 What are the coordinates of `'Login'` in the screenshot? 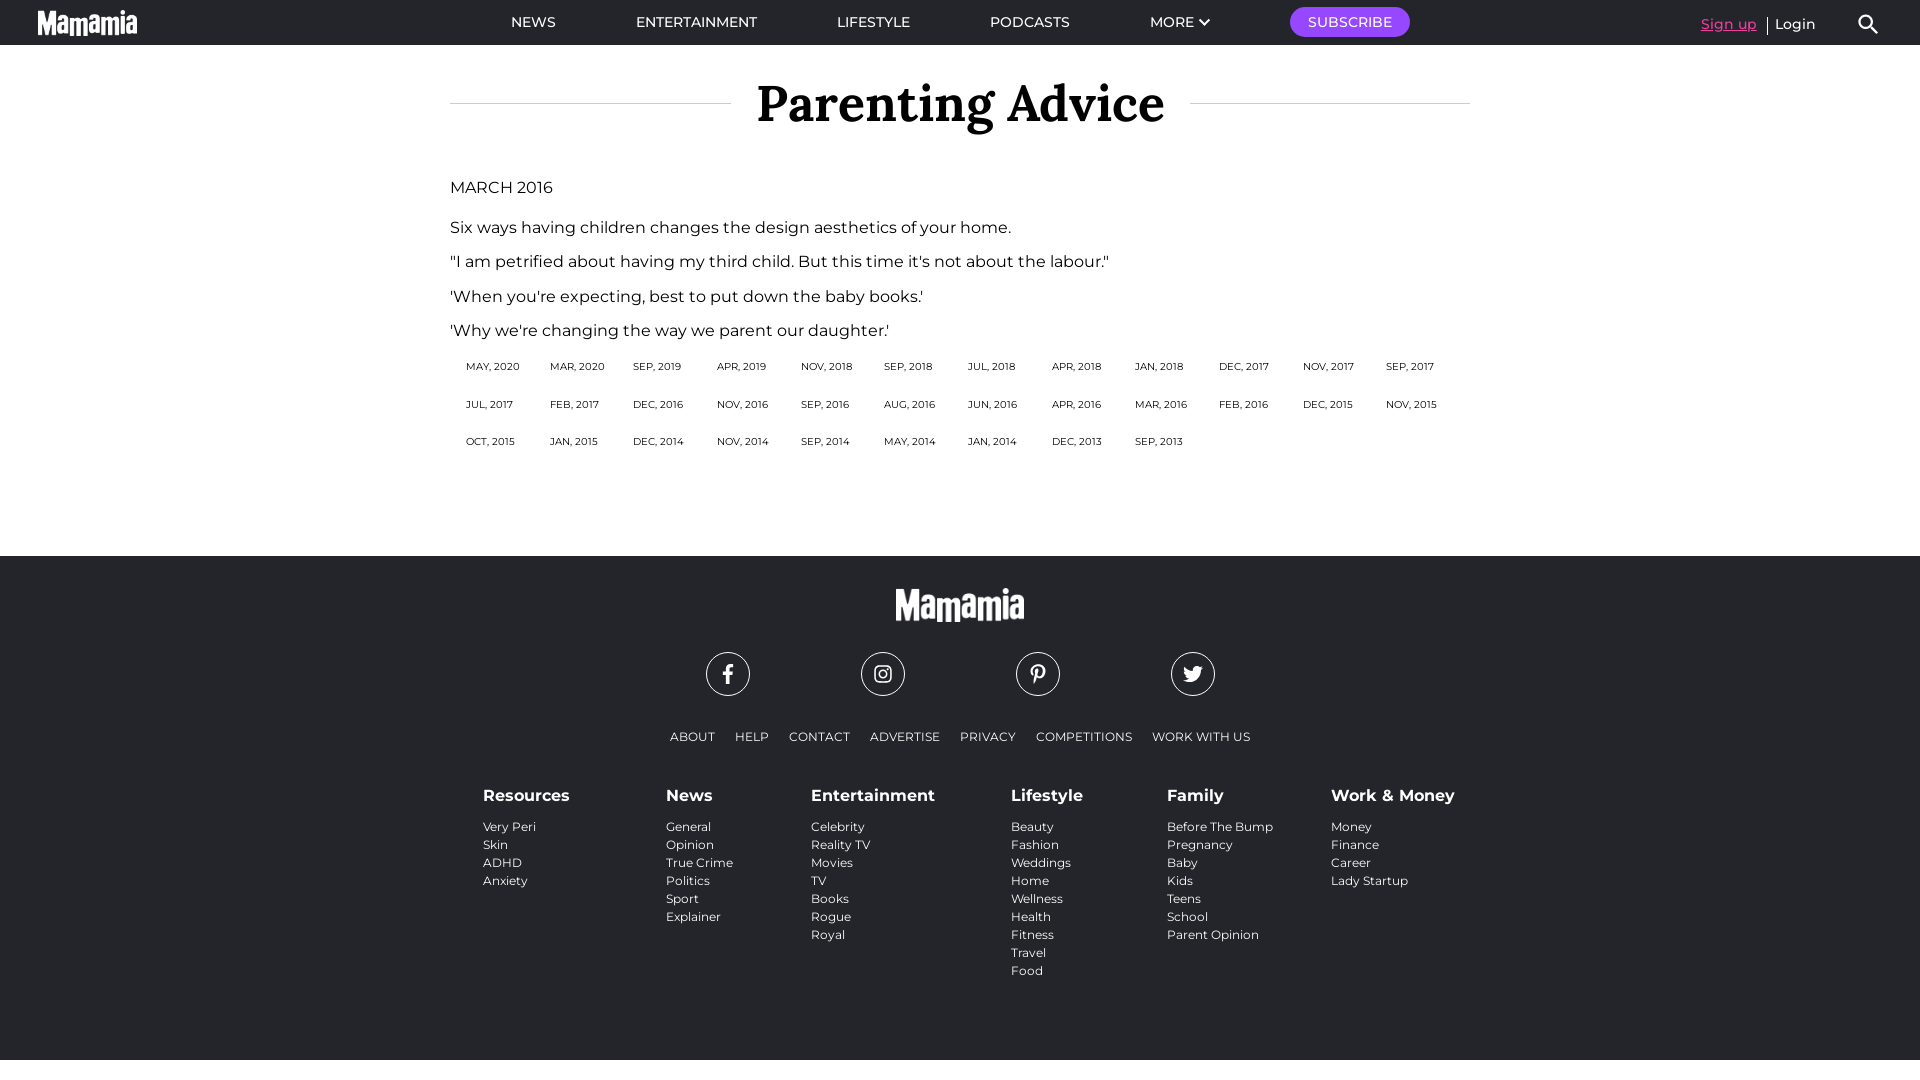 It's located at (1795, 23).